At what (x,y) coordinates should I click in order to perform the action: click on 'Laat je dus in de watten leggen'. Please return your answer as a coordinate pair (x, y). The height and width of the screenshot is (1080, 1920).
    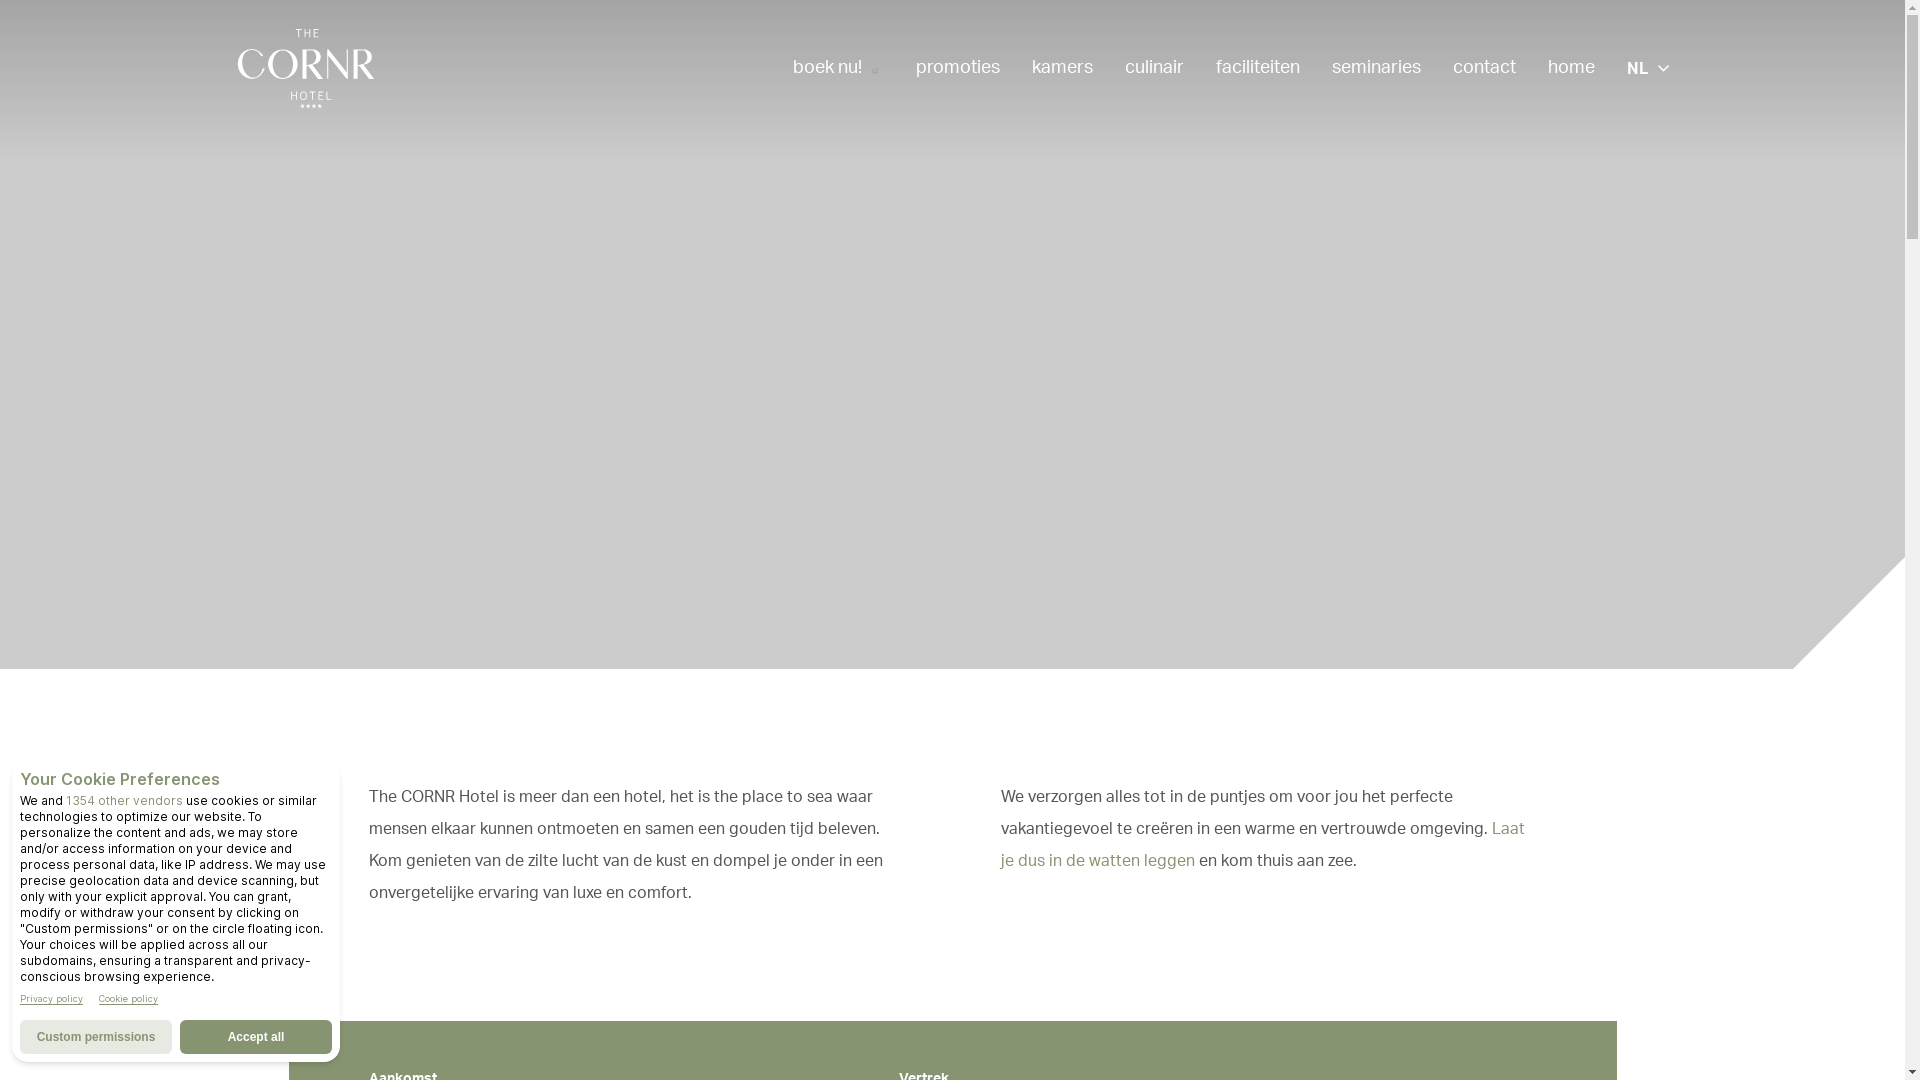
    Looking at the image, I should click on (1261, 844).